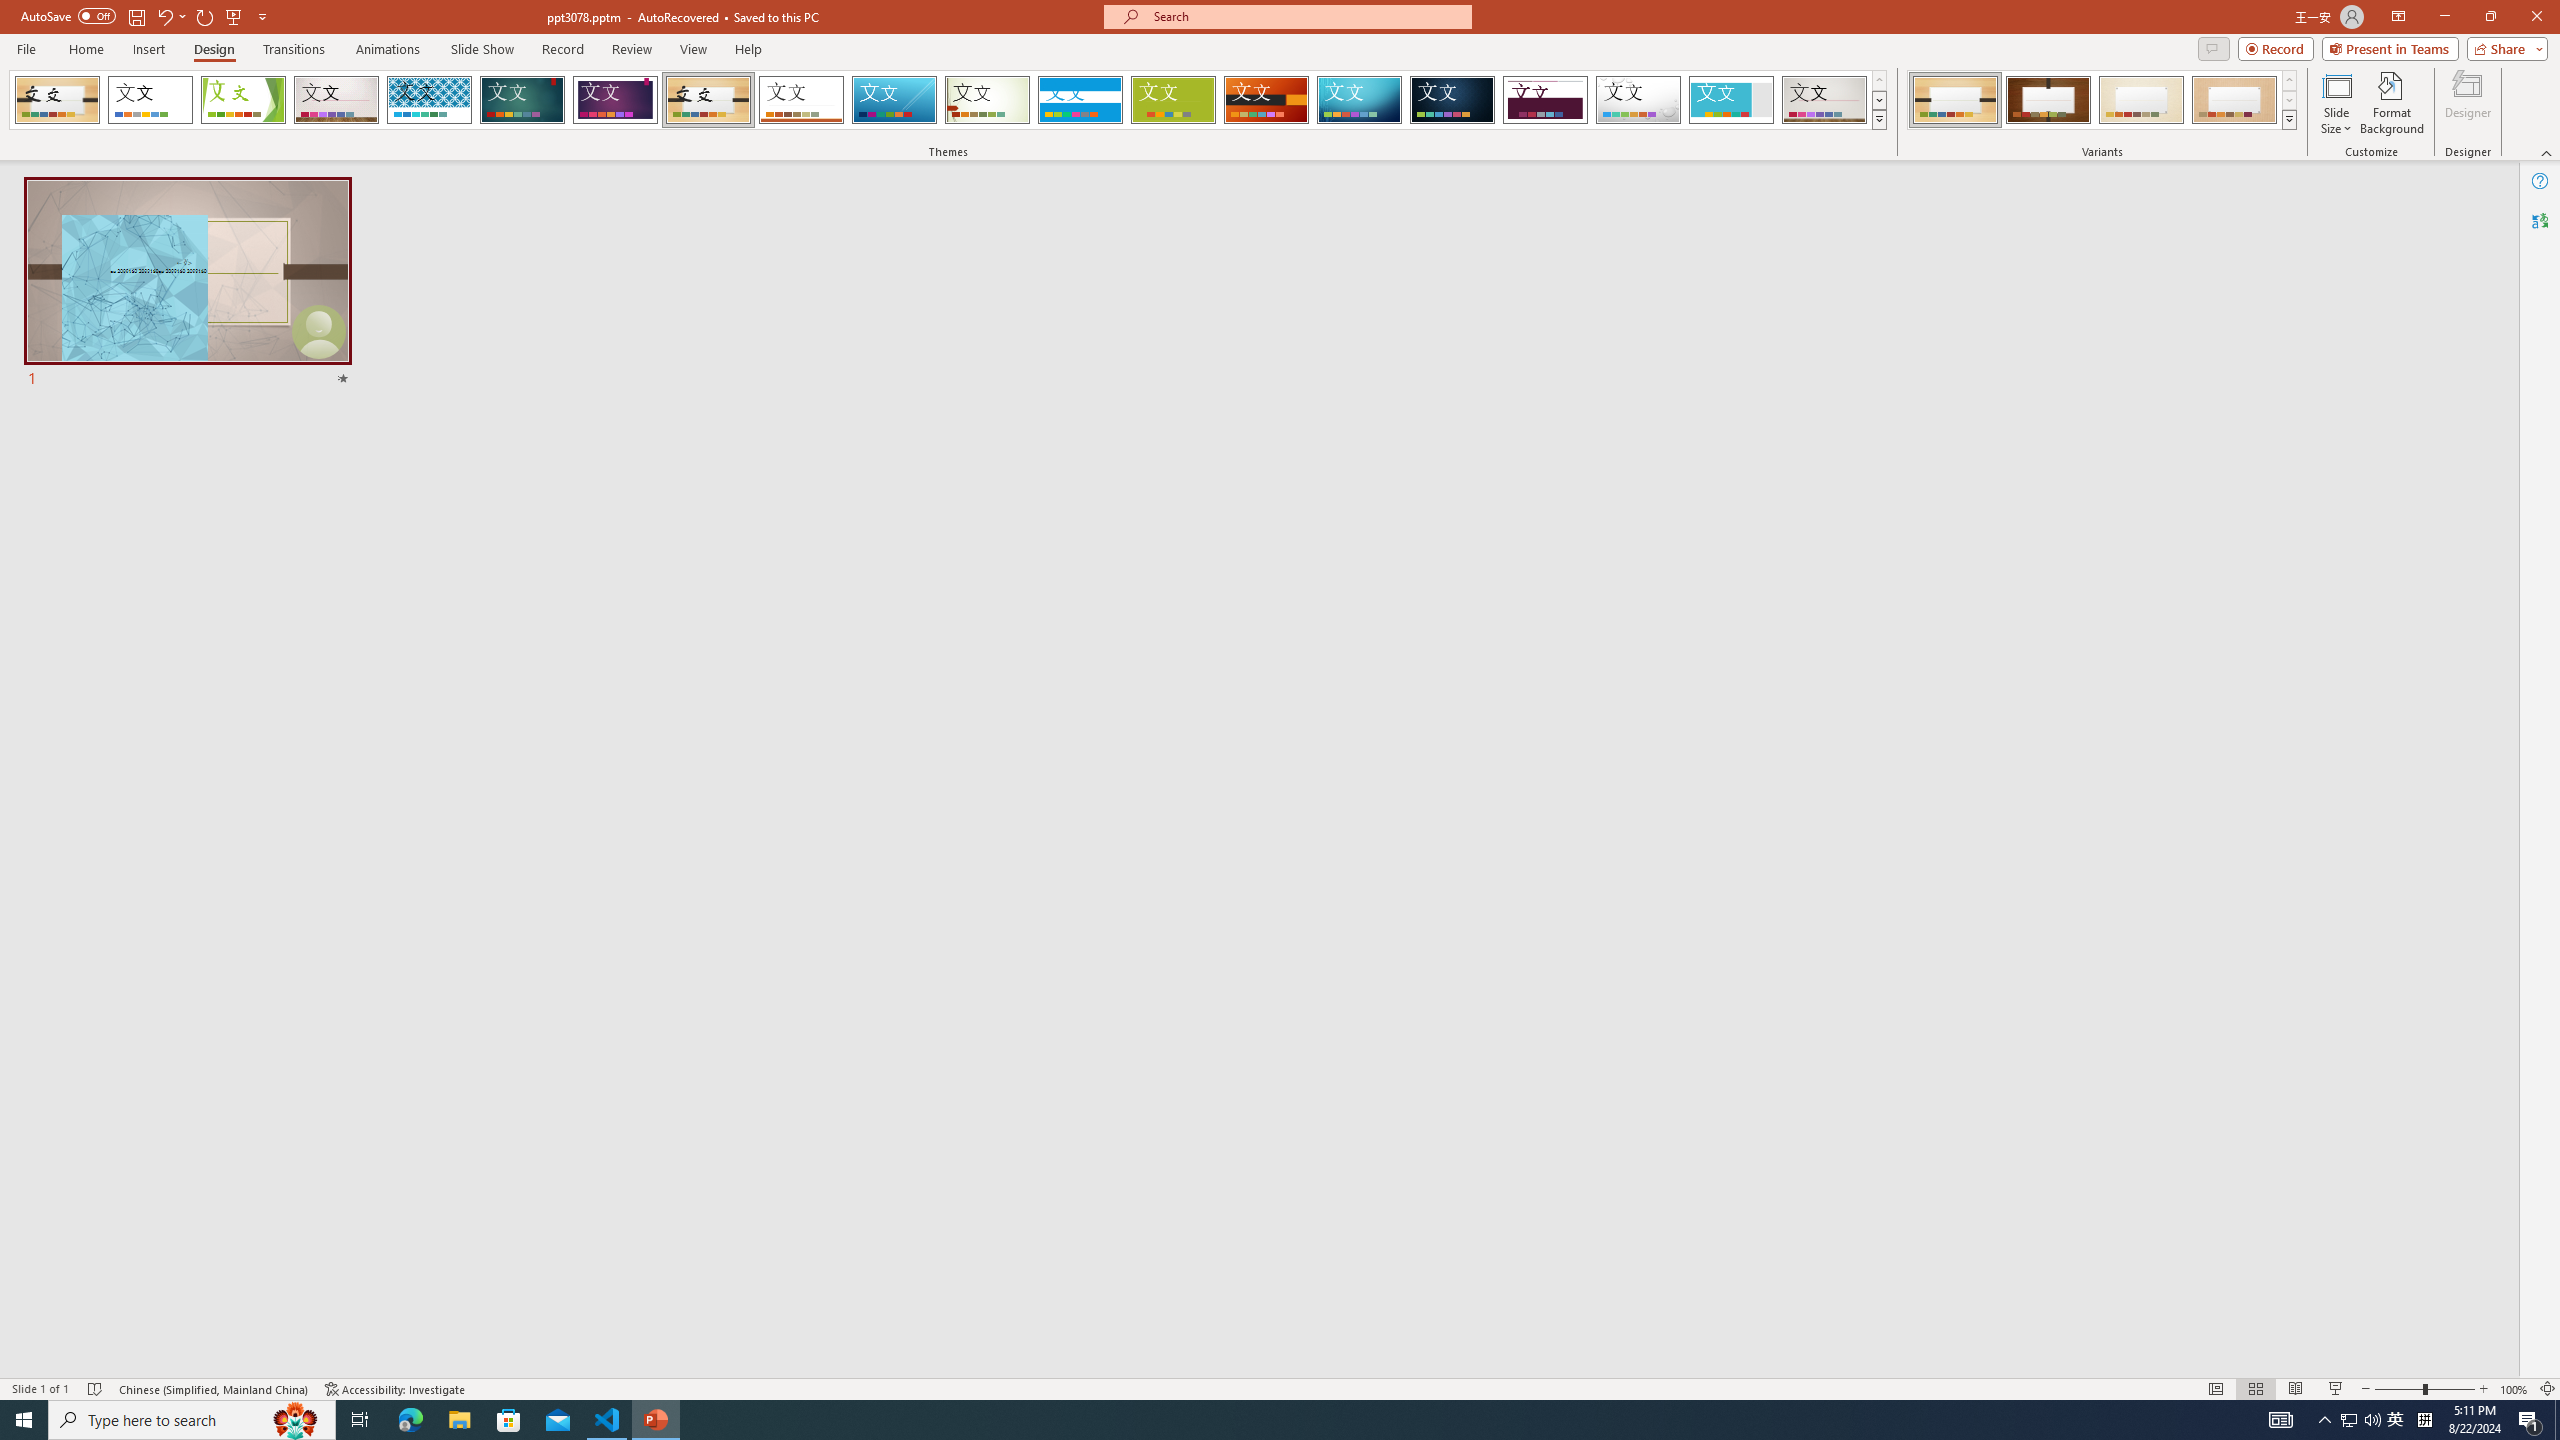  Describe the element at coordinates (800, 99) in the screenshot. I see `'Retrospect'` at that location.